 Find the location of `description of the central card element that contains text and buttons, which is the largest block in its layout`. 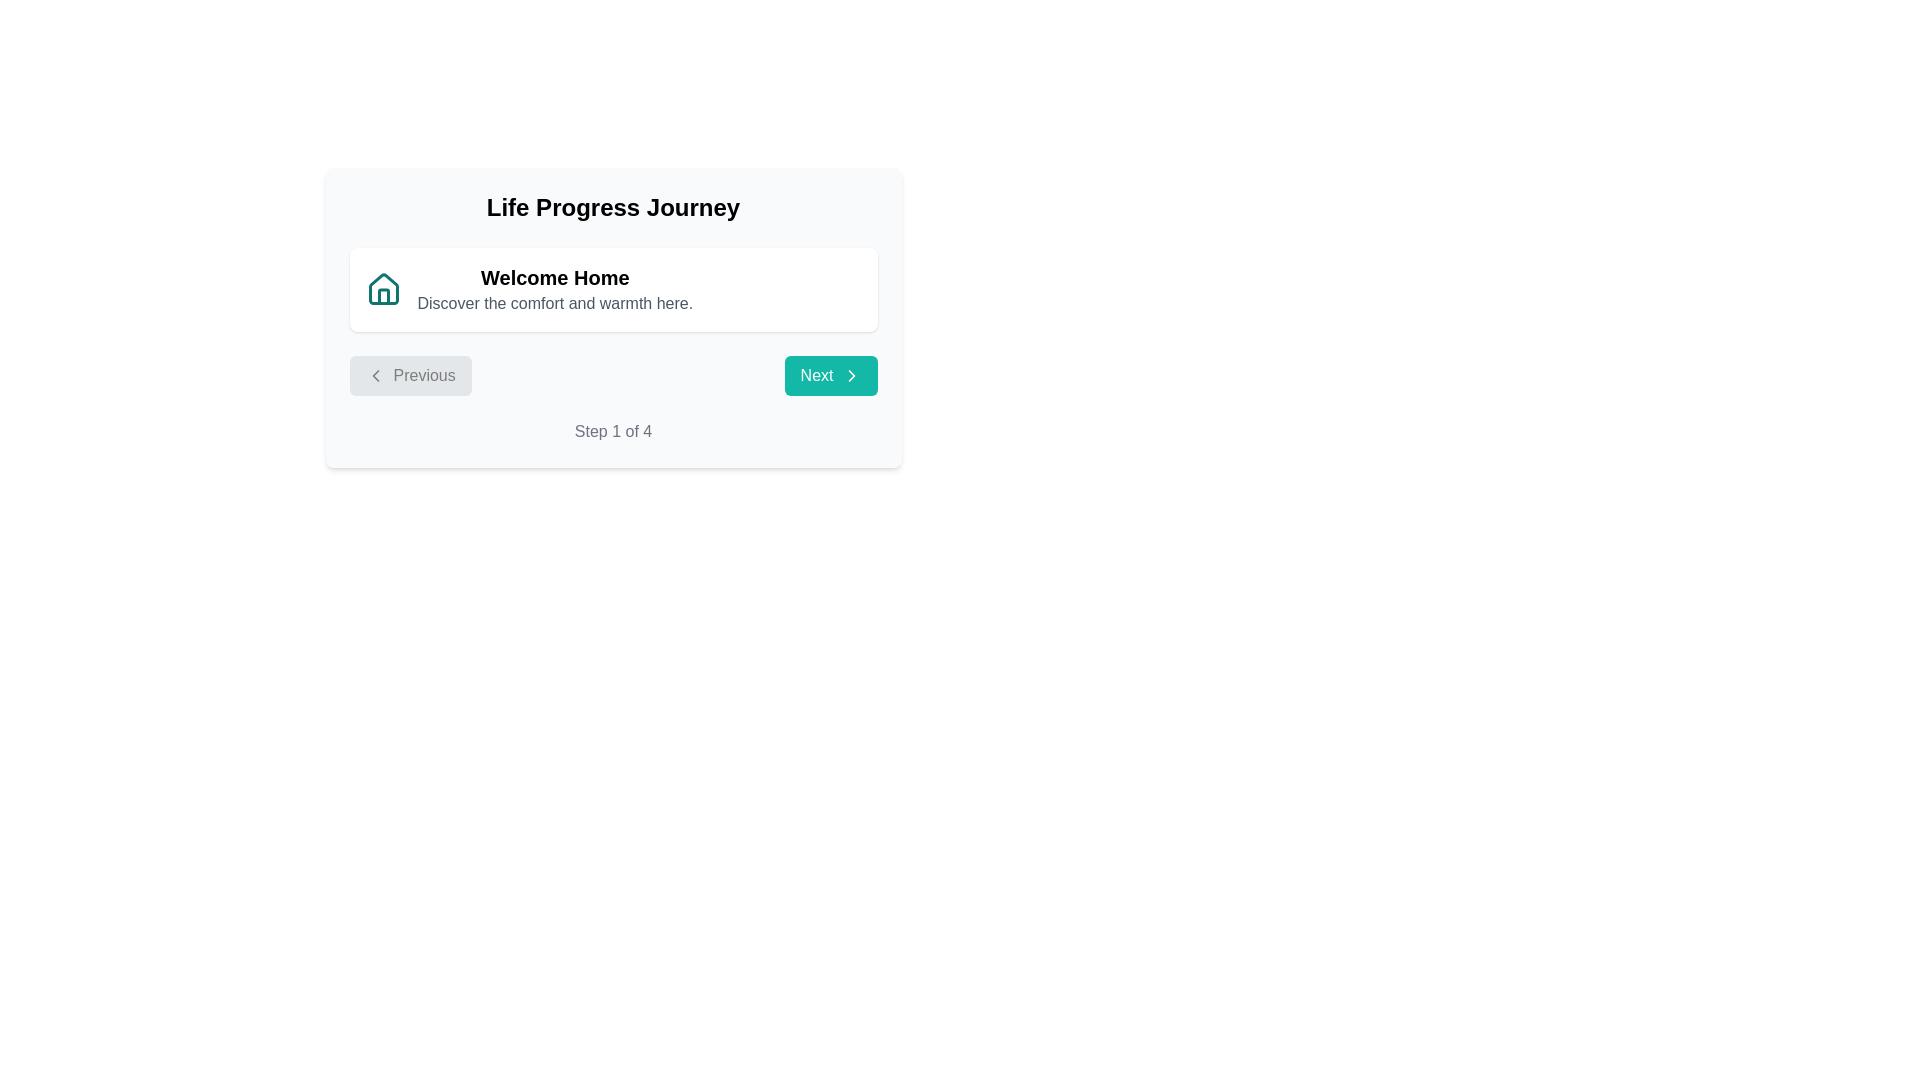

description of the central card element that contains text and buttons, which is the largest block in its layout is located at coordinates (612, 316).